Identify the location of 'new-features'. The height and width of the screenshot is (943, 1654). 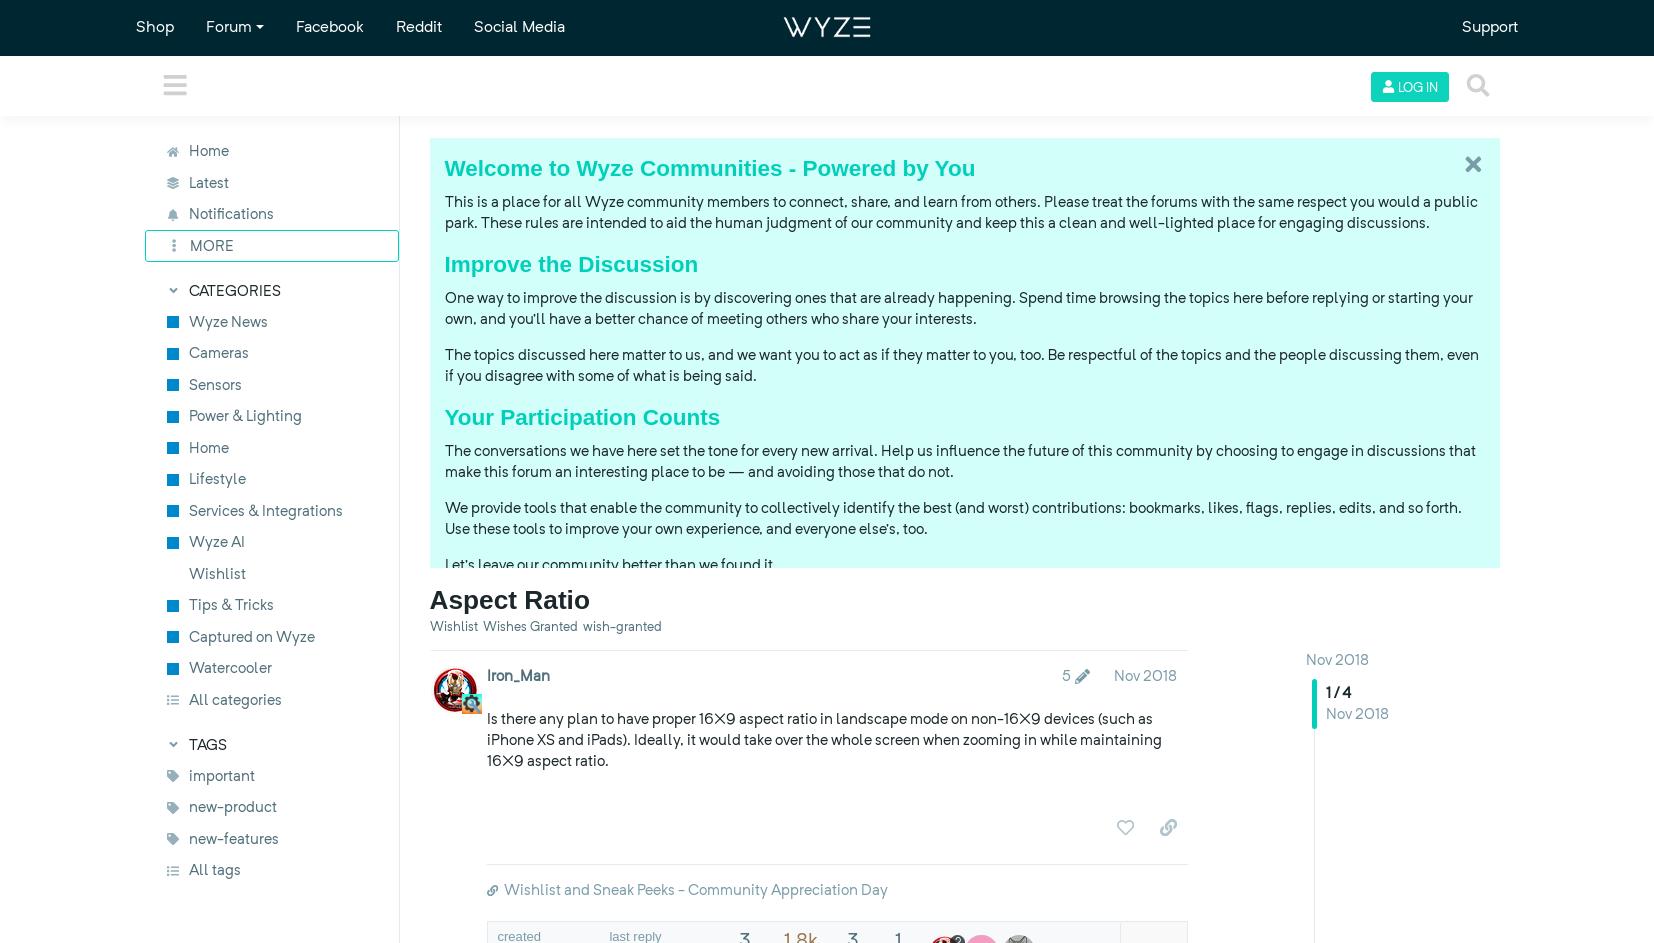
(232, 837).